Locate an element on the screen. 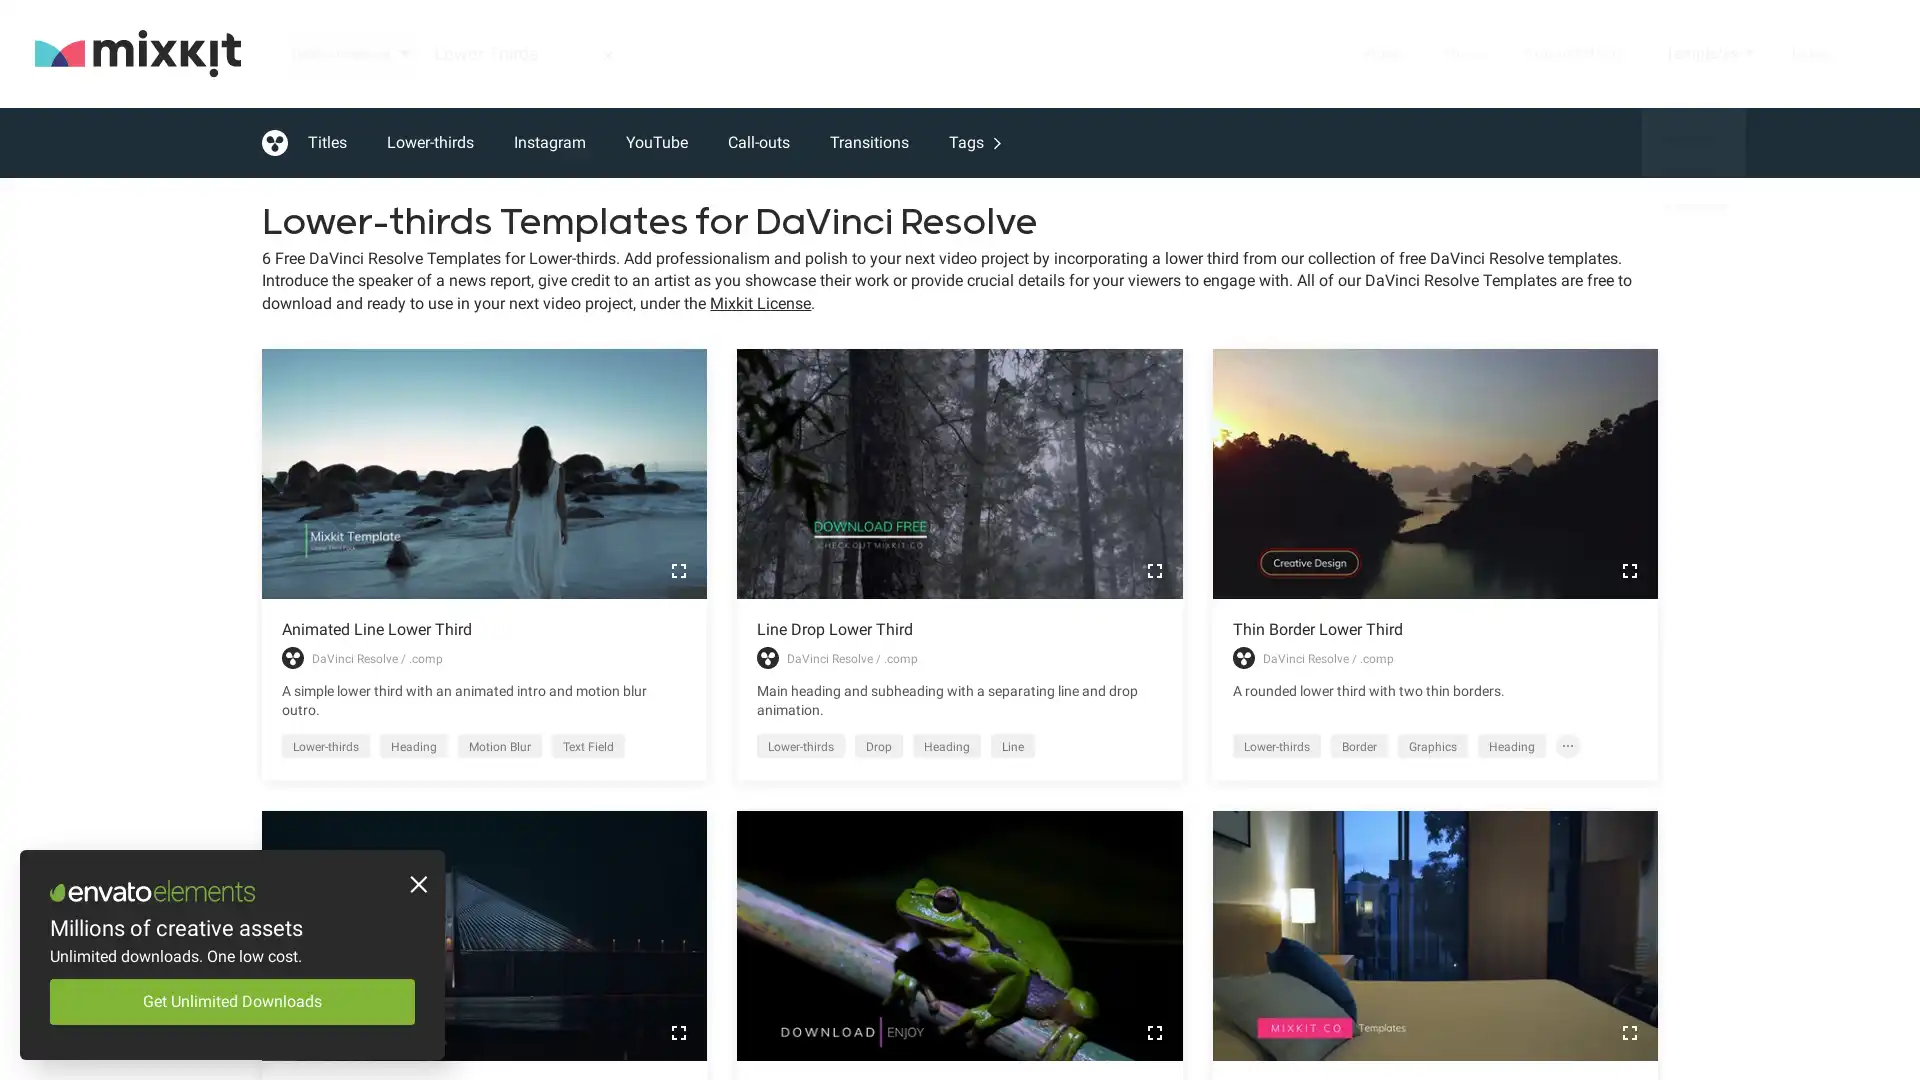 The image size is (1920, 1080). View Fullscreen is located at coordinates (678, 1032).